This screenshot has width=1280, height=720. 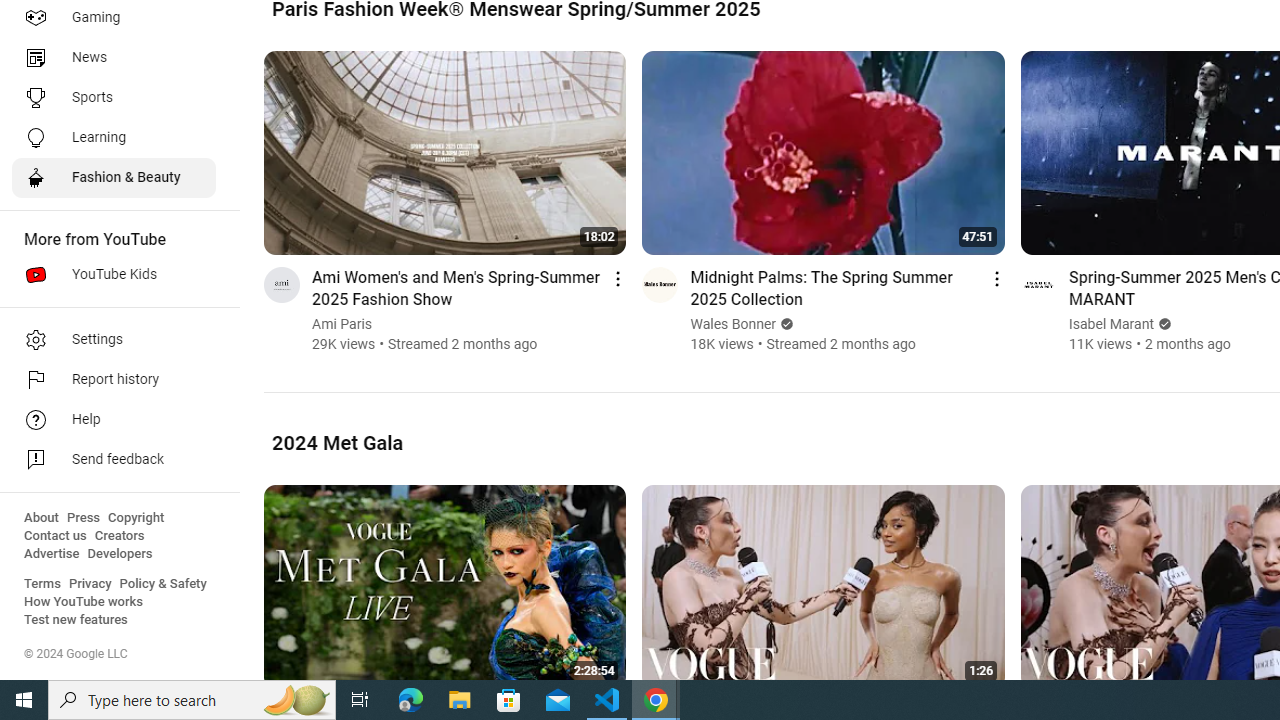 I want to click on 'Developers', so click(x=119, y=554).